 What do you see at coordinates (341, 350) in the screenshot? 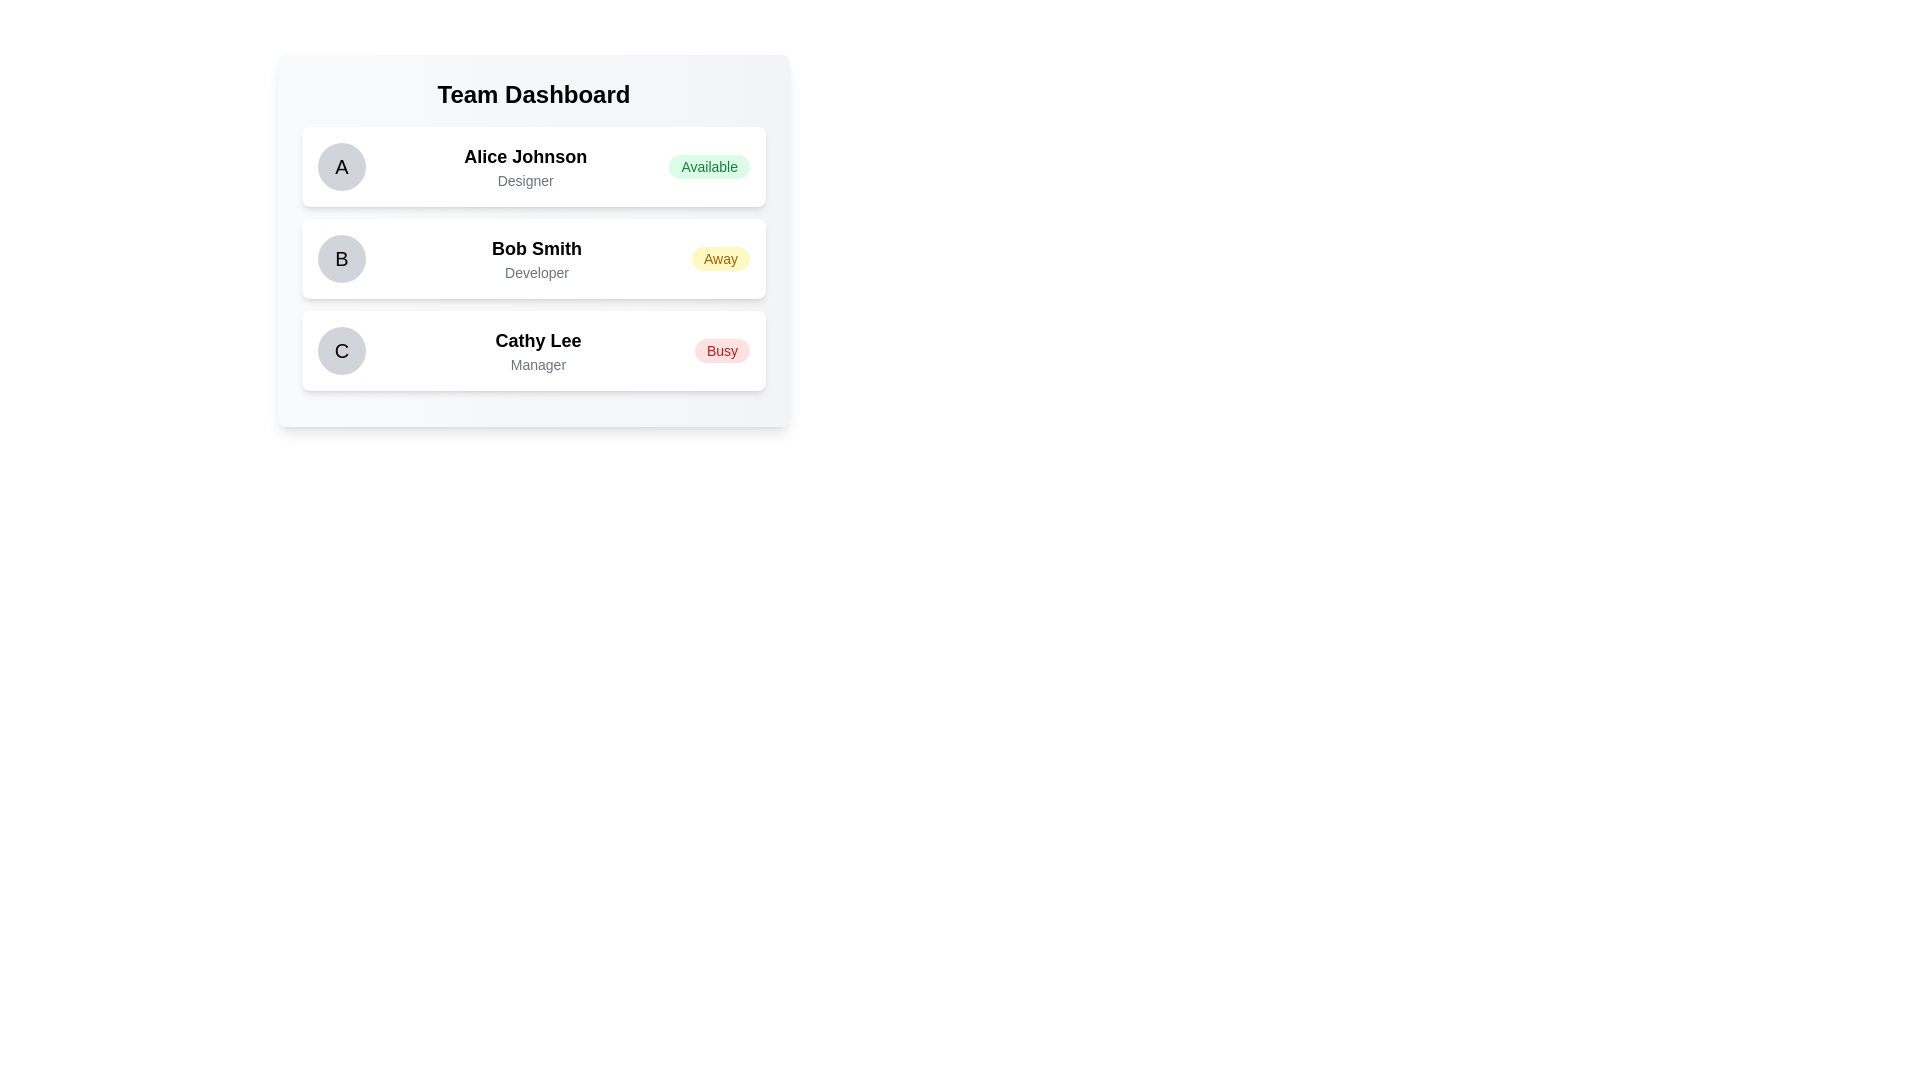
I see `the avatar representing 'Cathy Lee'` at bounding box center [341, 350].